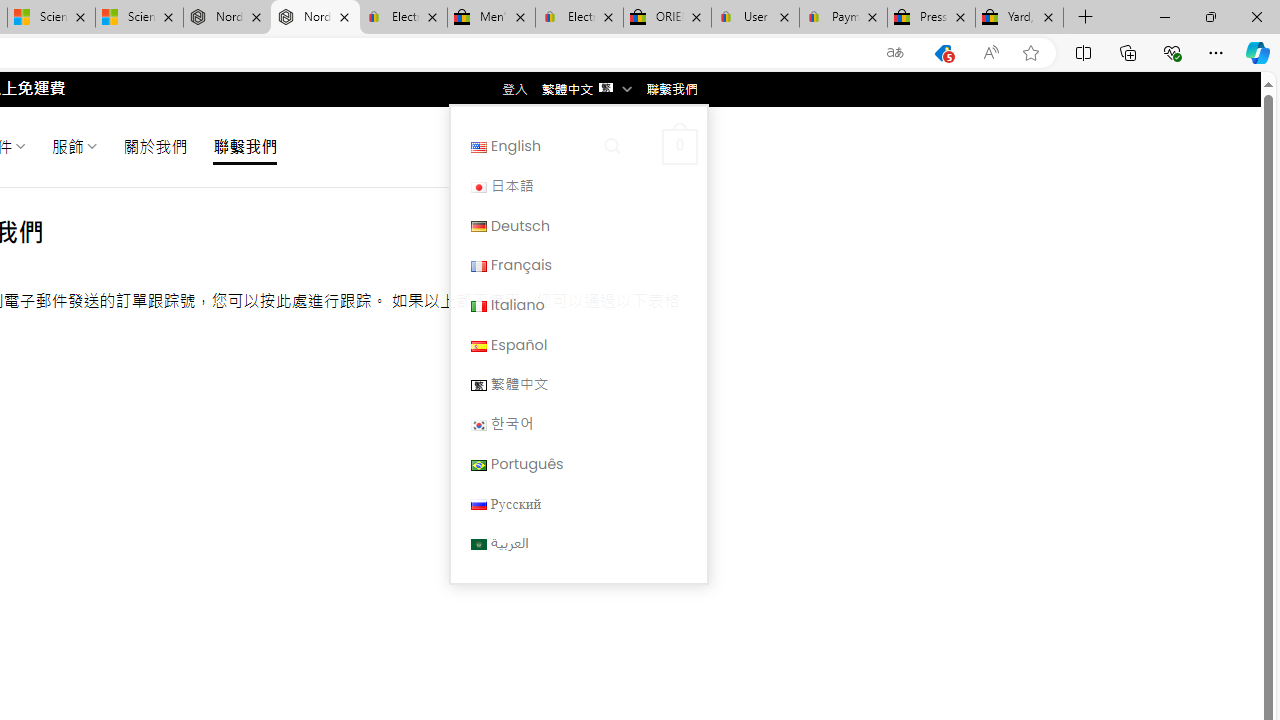  What do you see at coordinates (843, 17) in the screenshot?
I see `'Payments Terms of Use | eBay.com'` at bounding box center [843, 17].